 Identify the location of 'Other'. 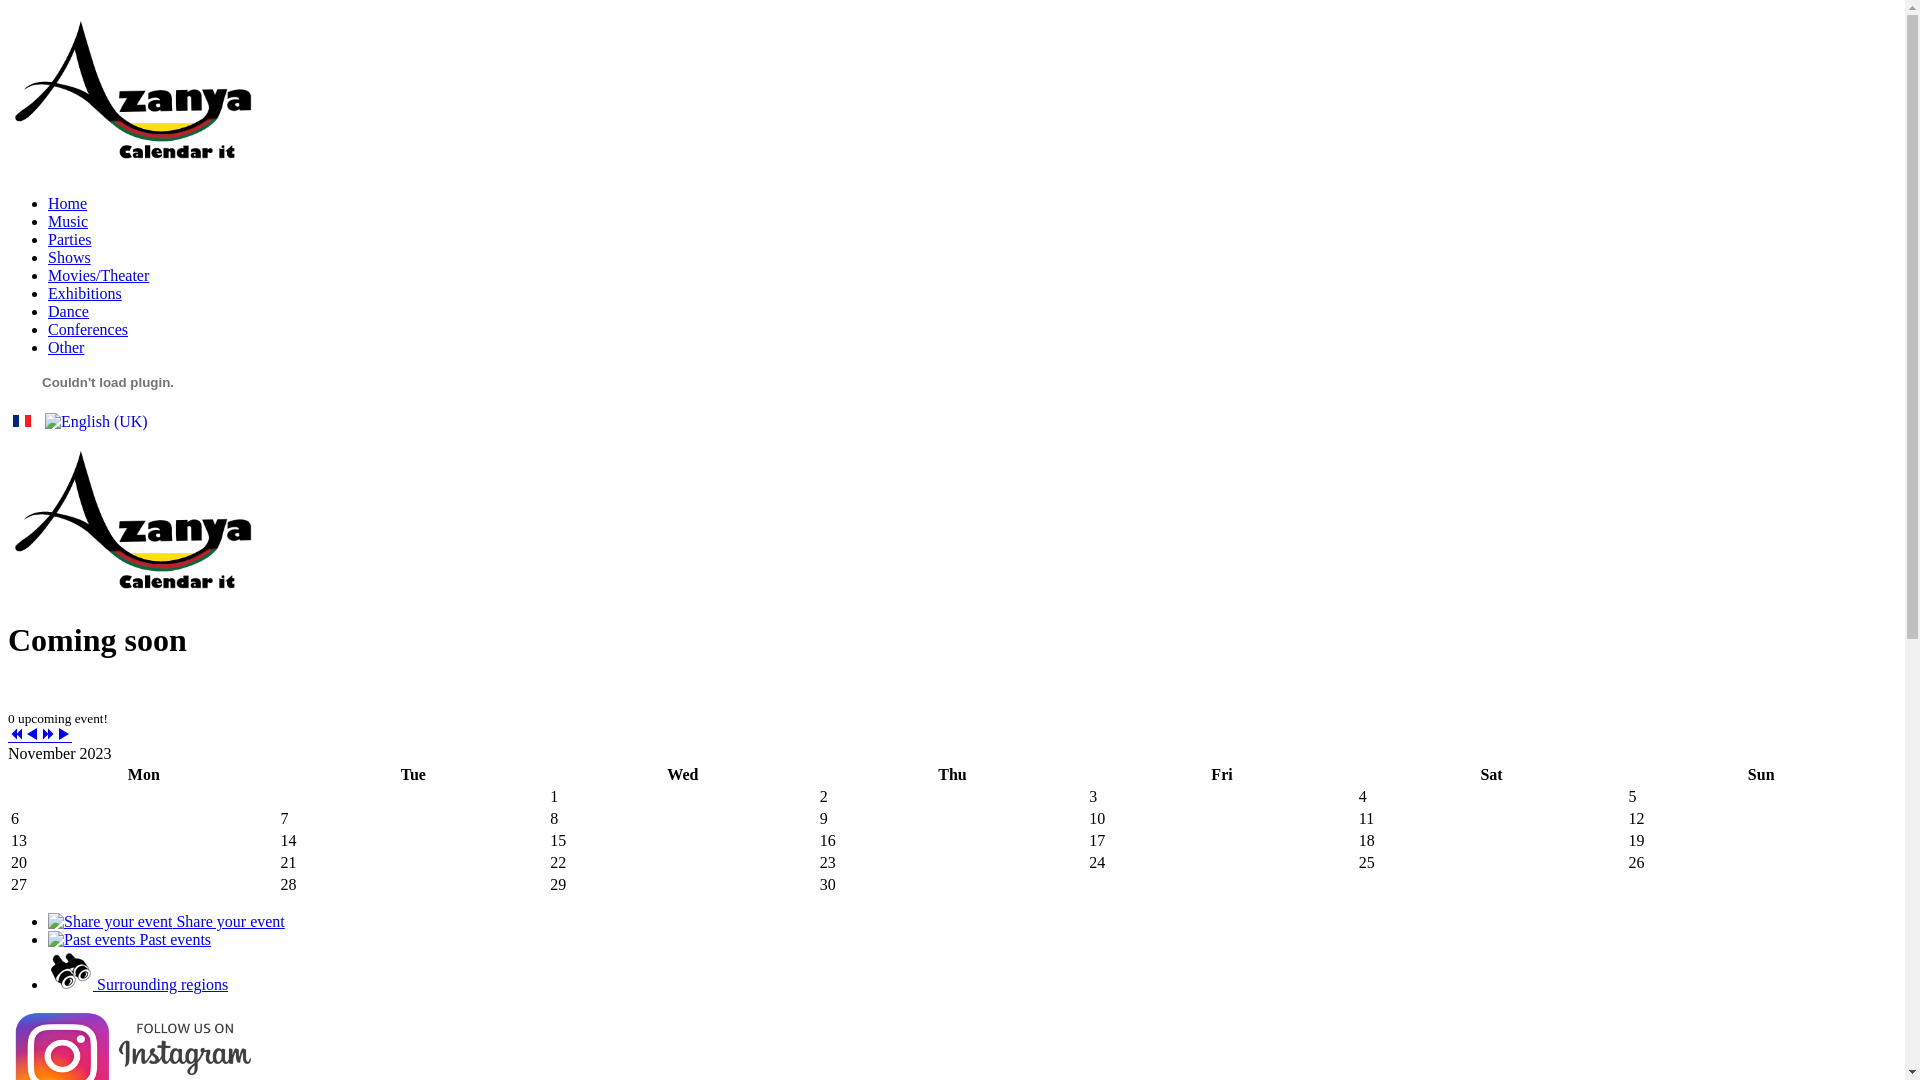
(48, 346).